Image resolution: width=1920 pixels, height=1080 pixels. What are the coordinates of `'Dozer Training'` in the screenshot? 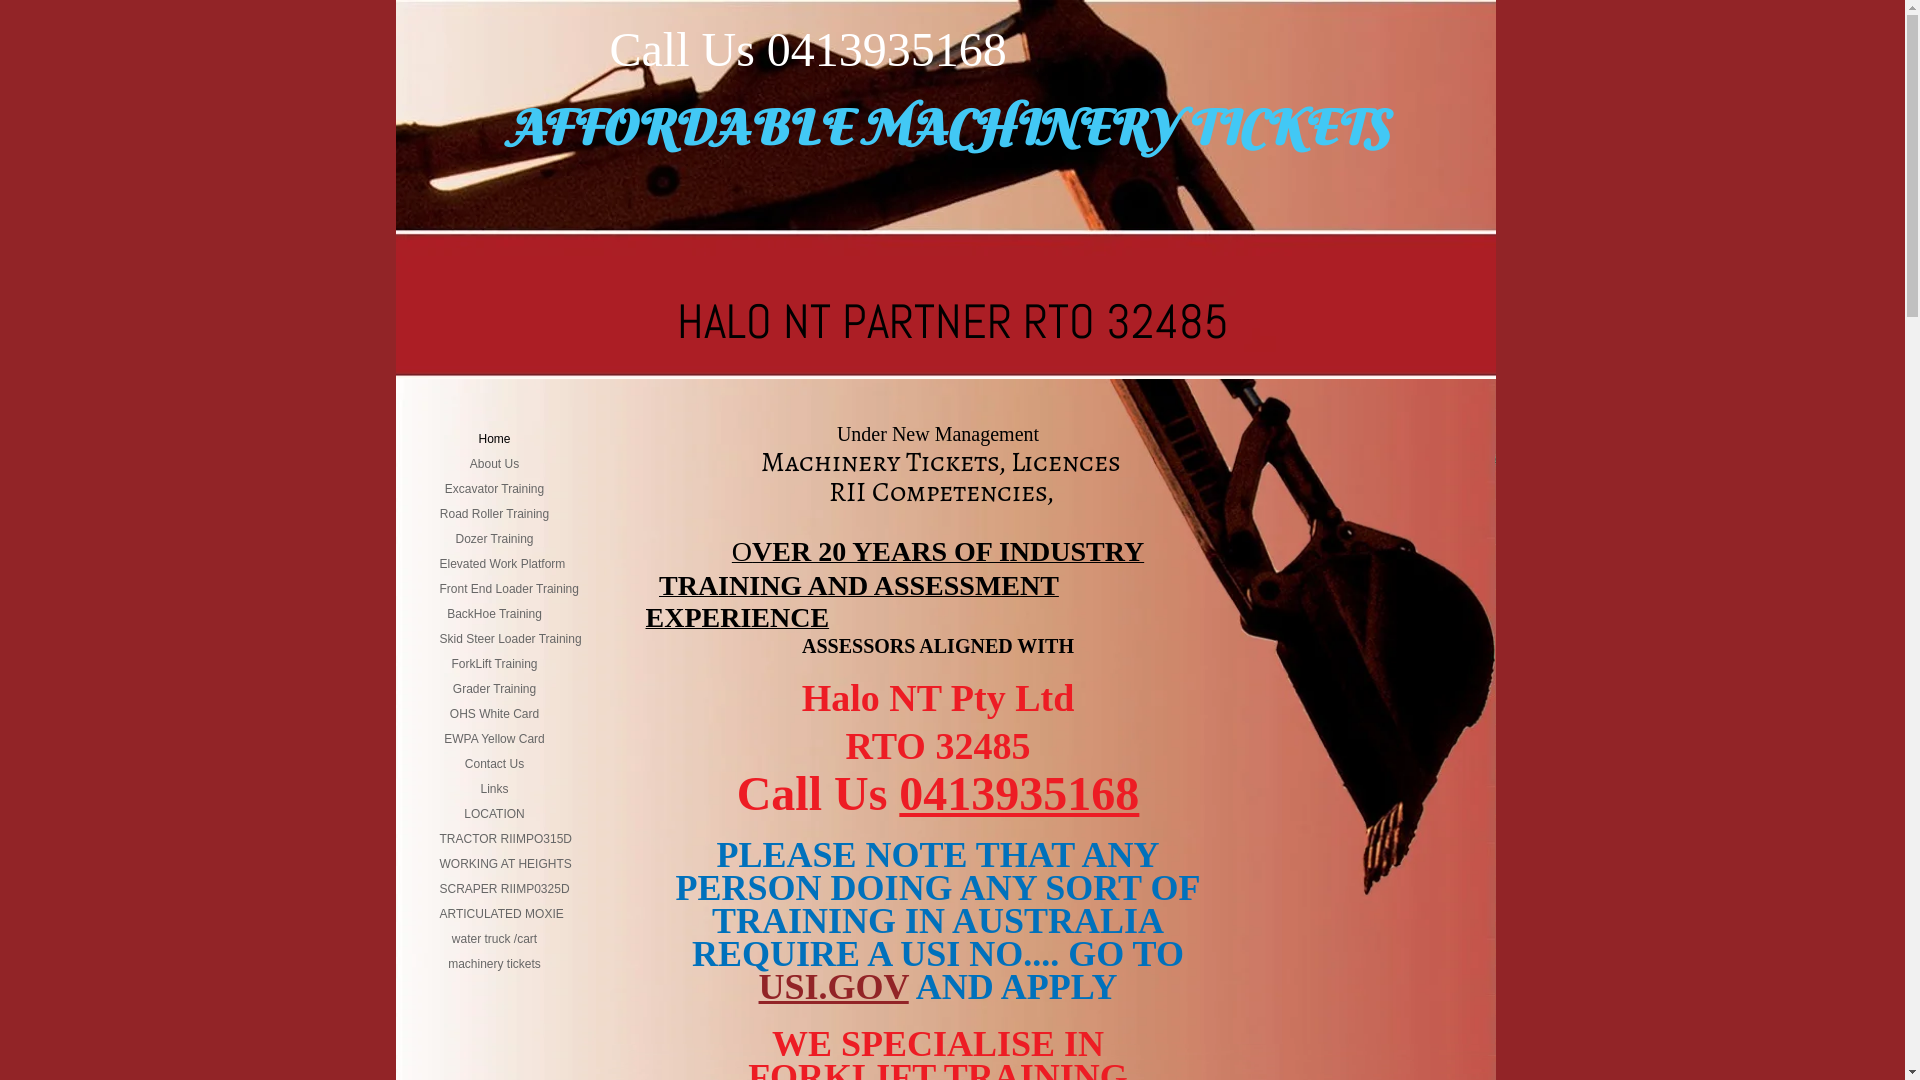 It's located at (494, 538).